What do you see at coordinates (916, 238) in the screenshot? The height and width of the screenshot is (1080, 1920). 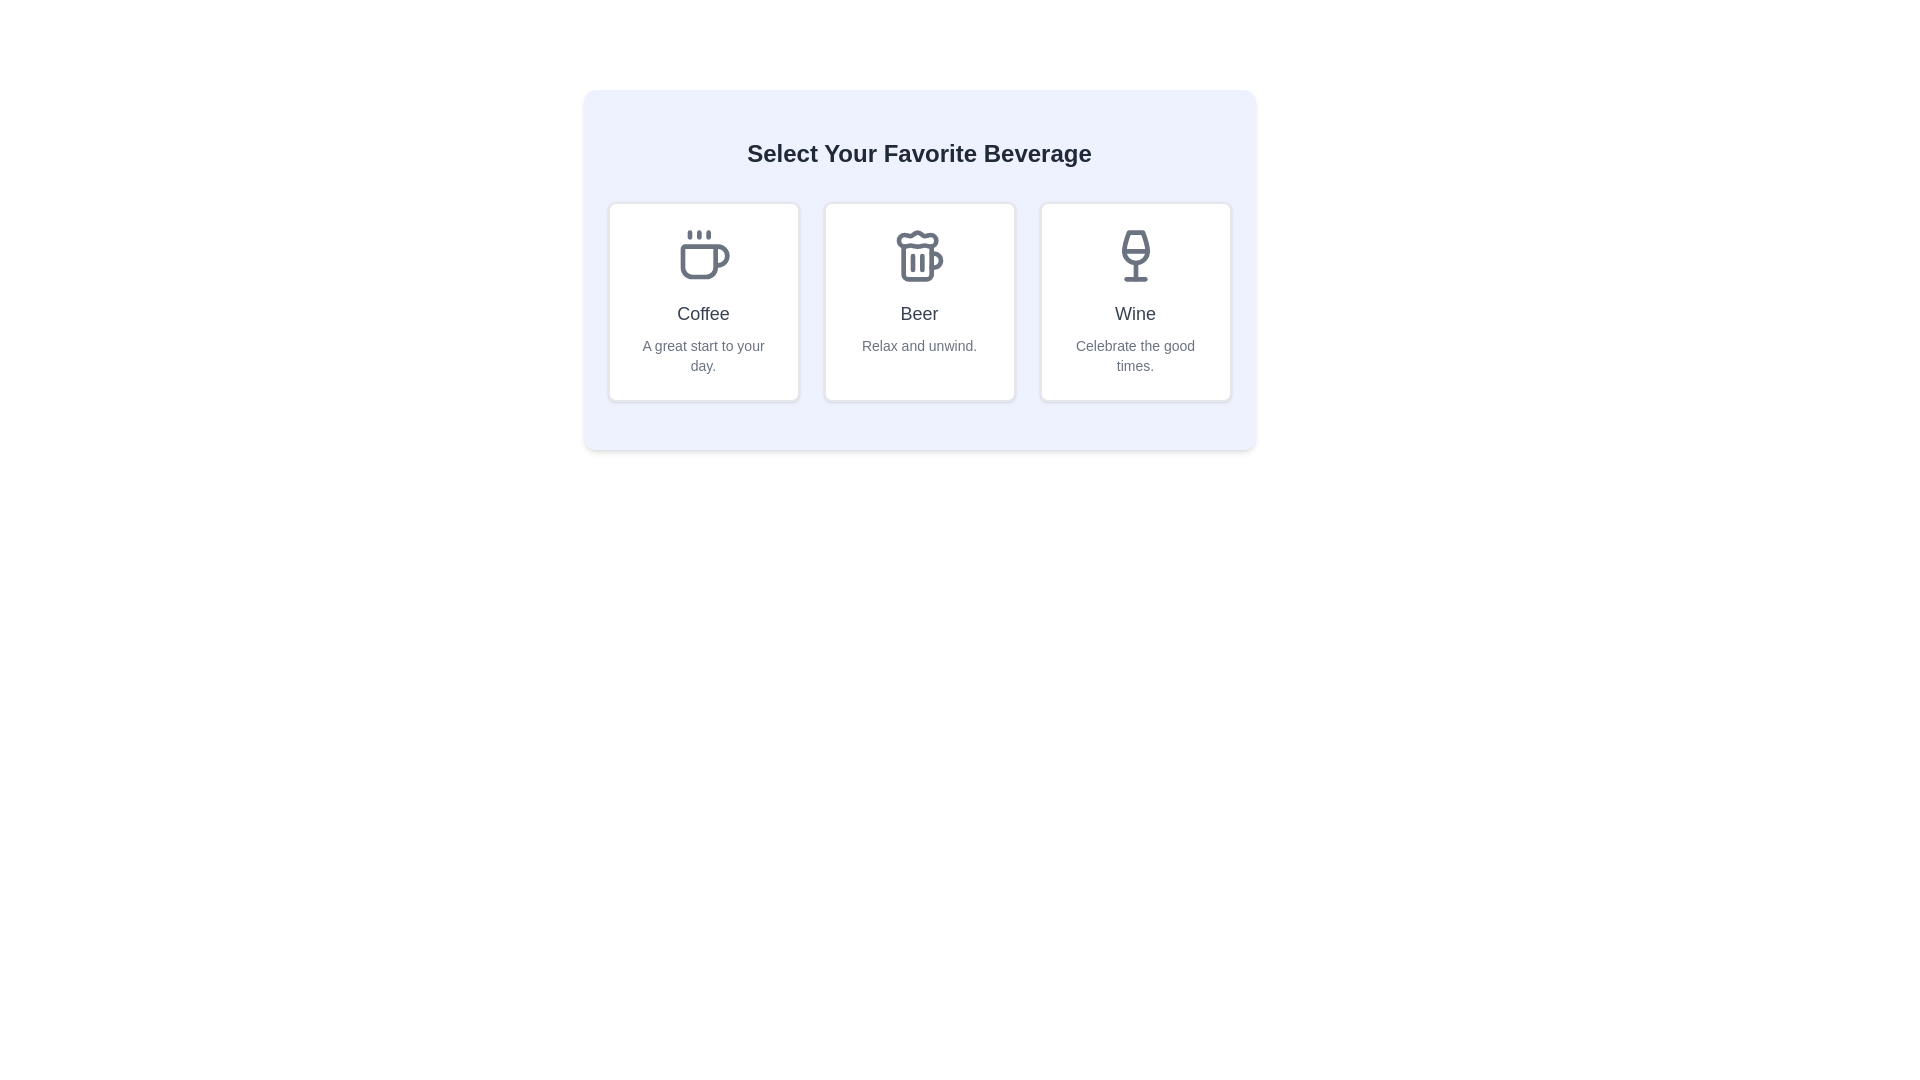 I see `the decorative graphical element of the beer mug icon located in the center card of the horizontally aligned set of cards labeled 'Coffee', 'Beer', and 'Wine'` at bounding box center [916, 238].